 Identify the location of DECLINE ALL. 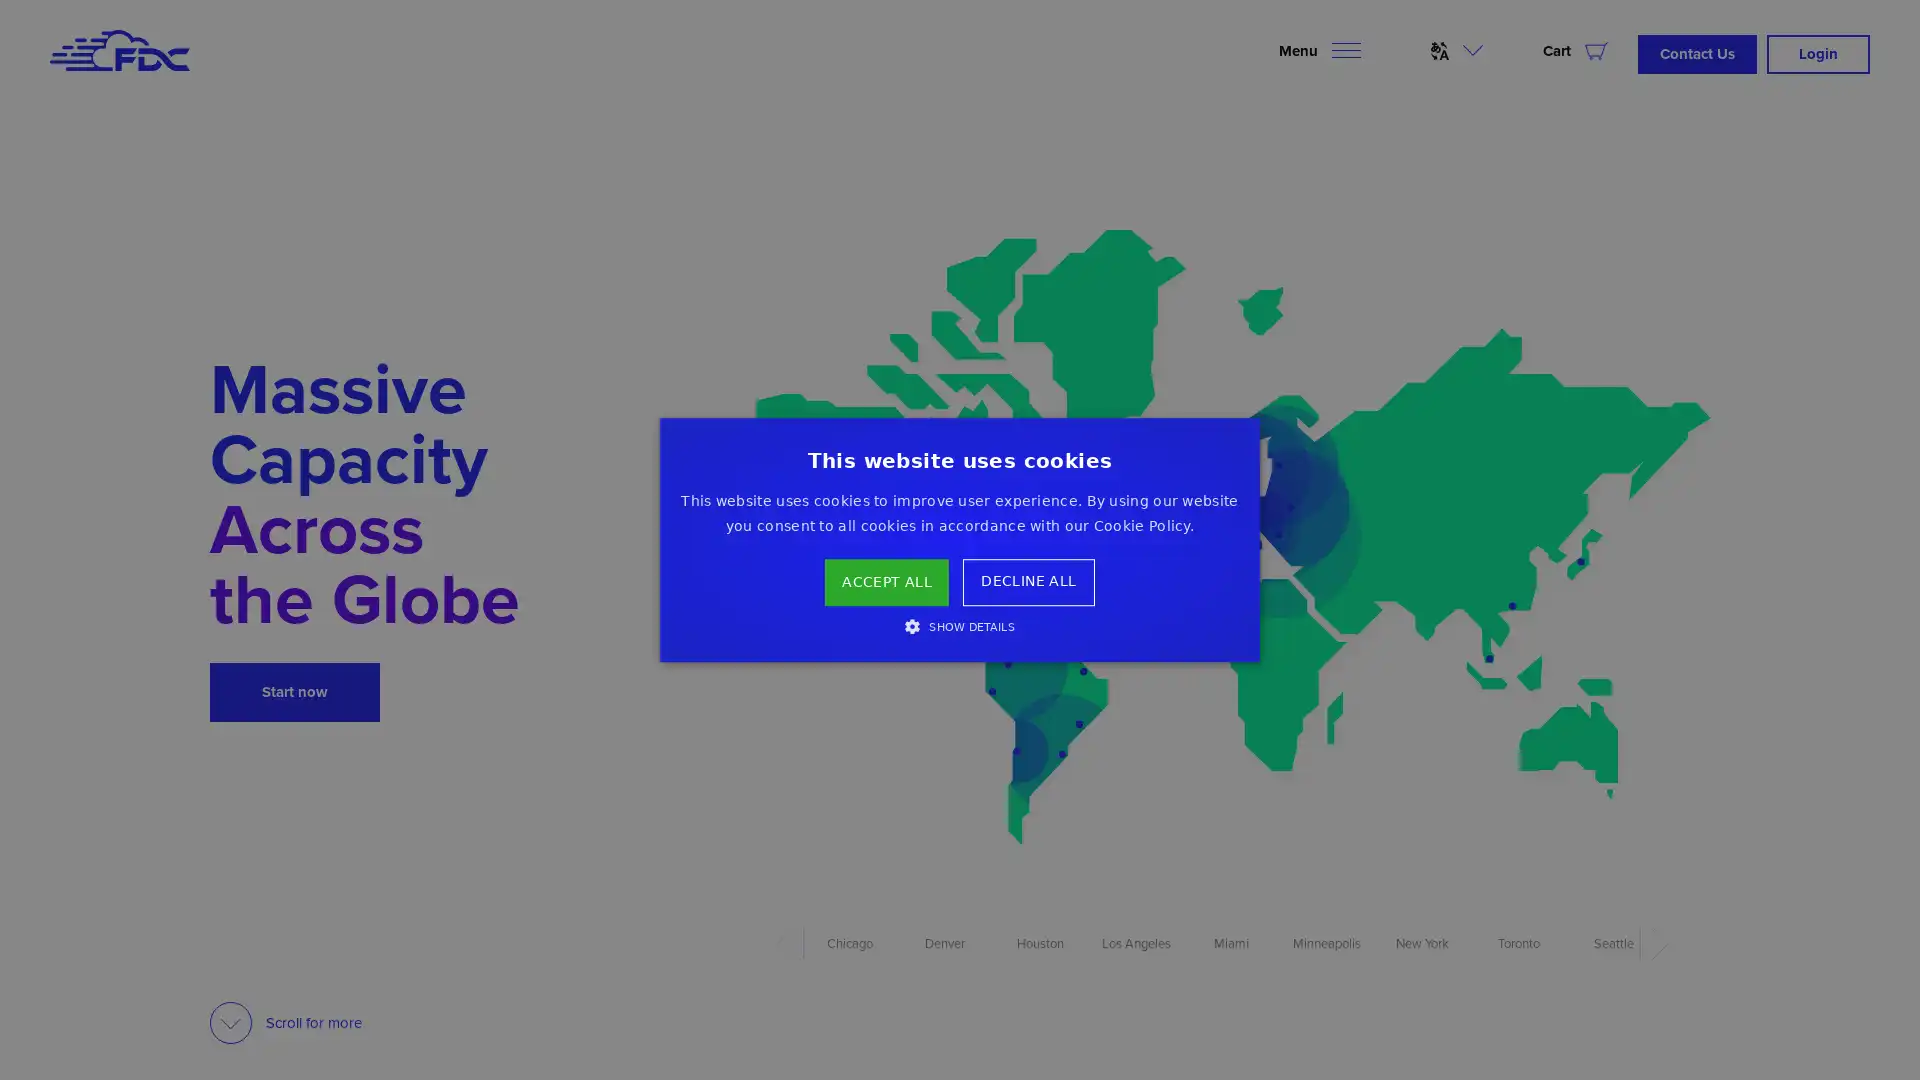
(1028, 582).